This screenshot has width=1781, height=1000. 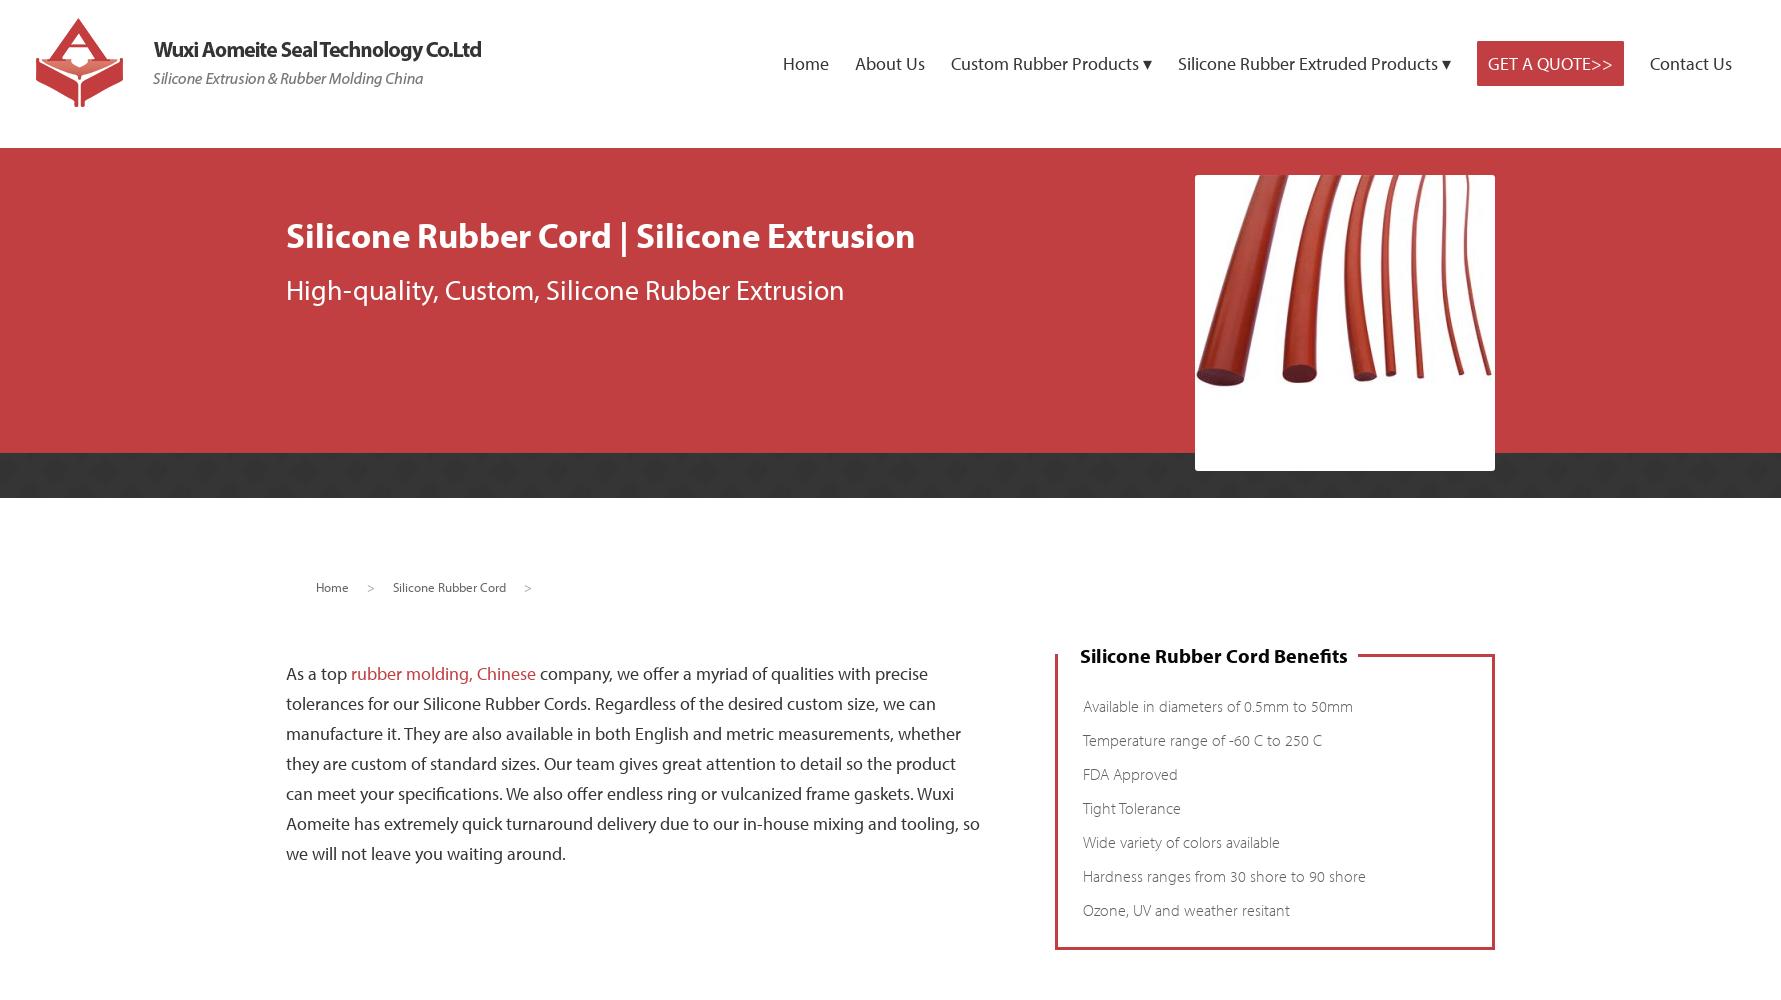 I want to click on 'Temperature range of -60 C to 250 C', so click(x=1202, y=739).